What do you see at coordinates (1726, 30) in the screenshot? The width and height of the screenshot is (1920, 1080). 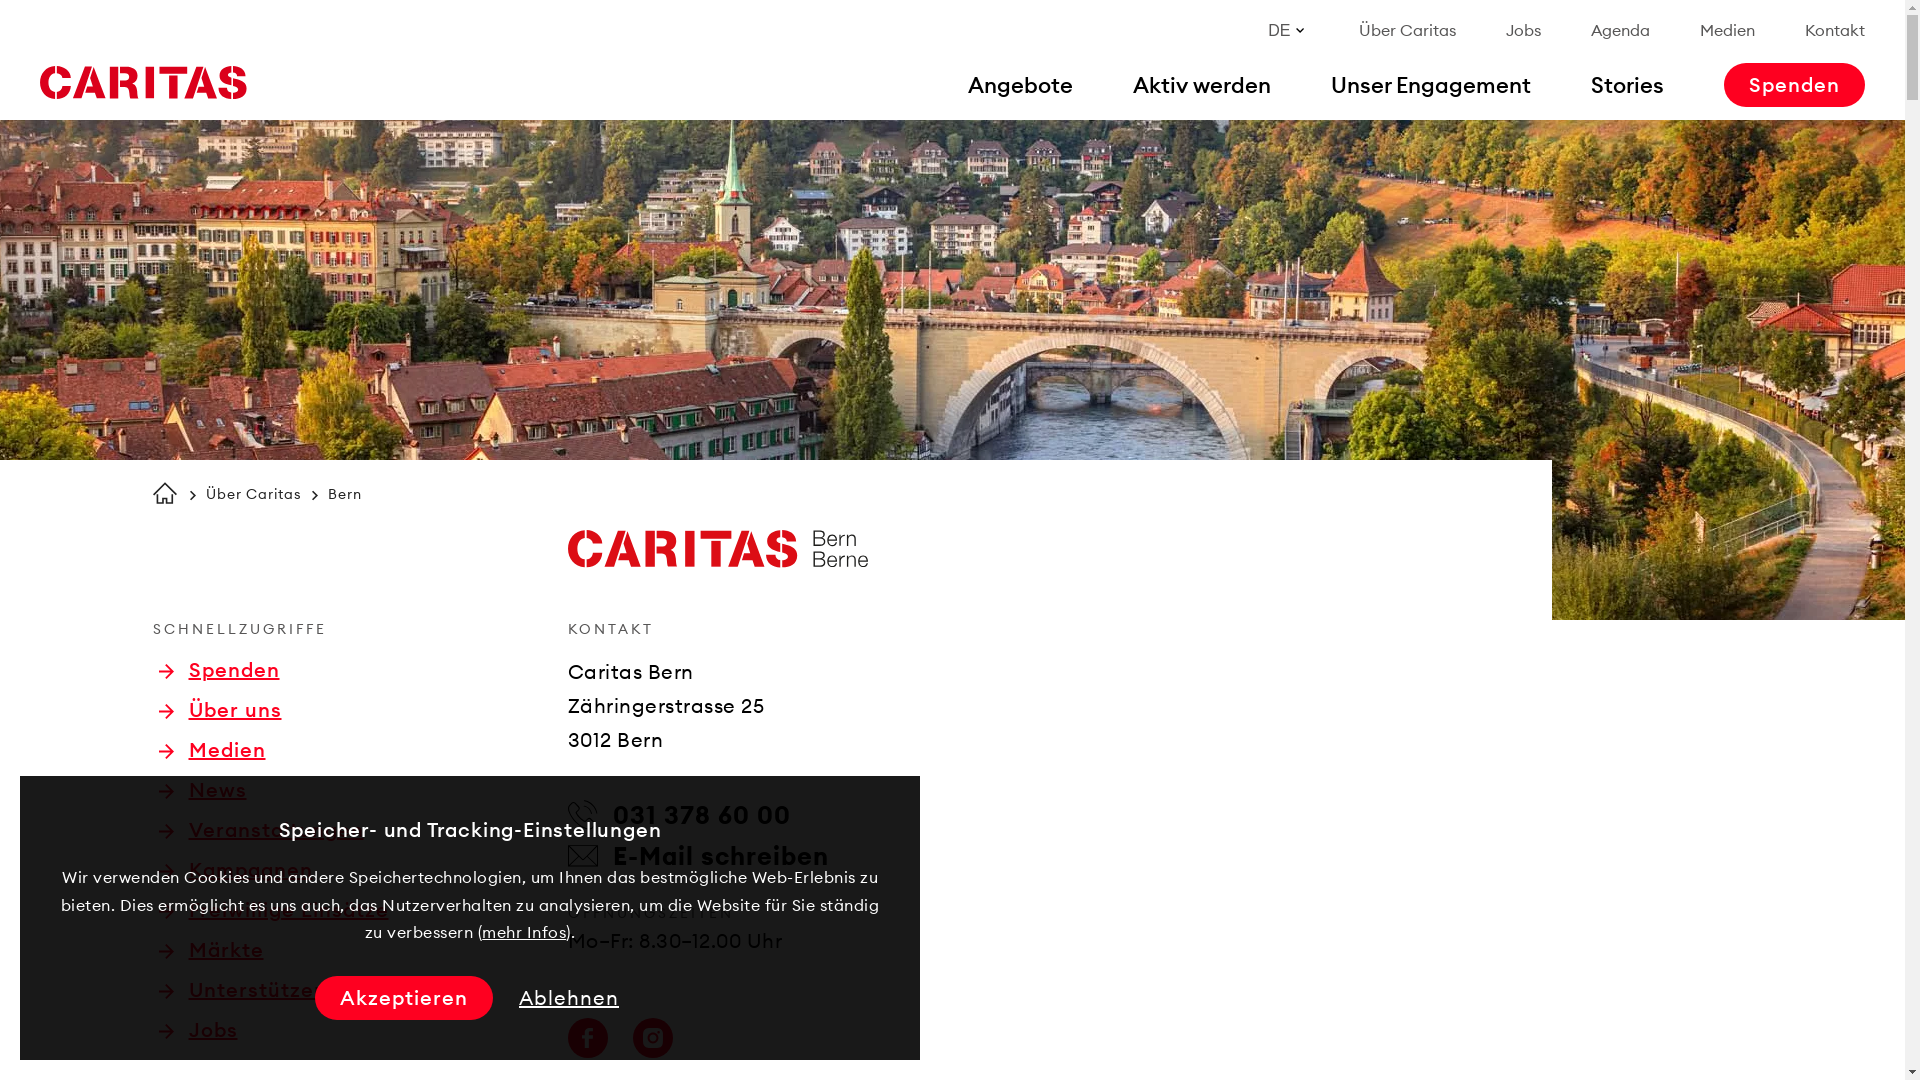 I see `'Medien'` at bounding box center [1726, 30].